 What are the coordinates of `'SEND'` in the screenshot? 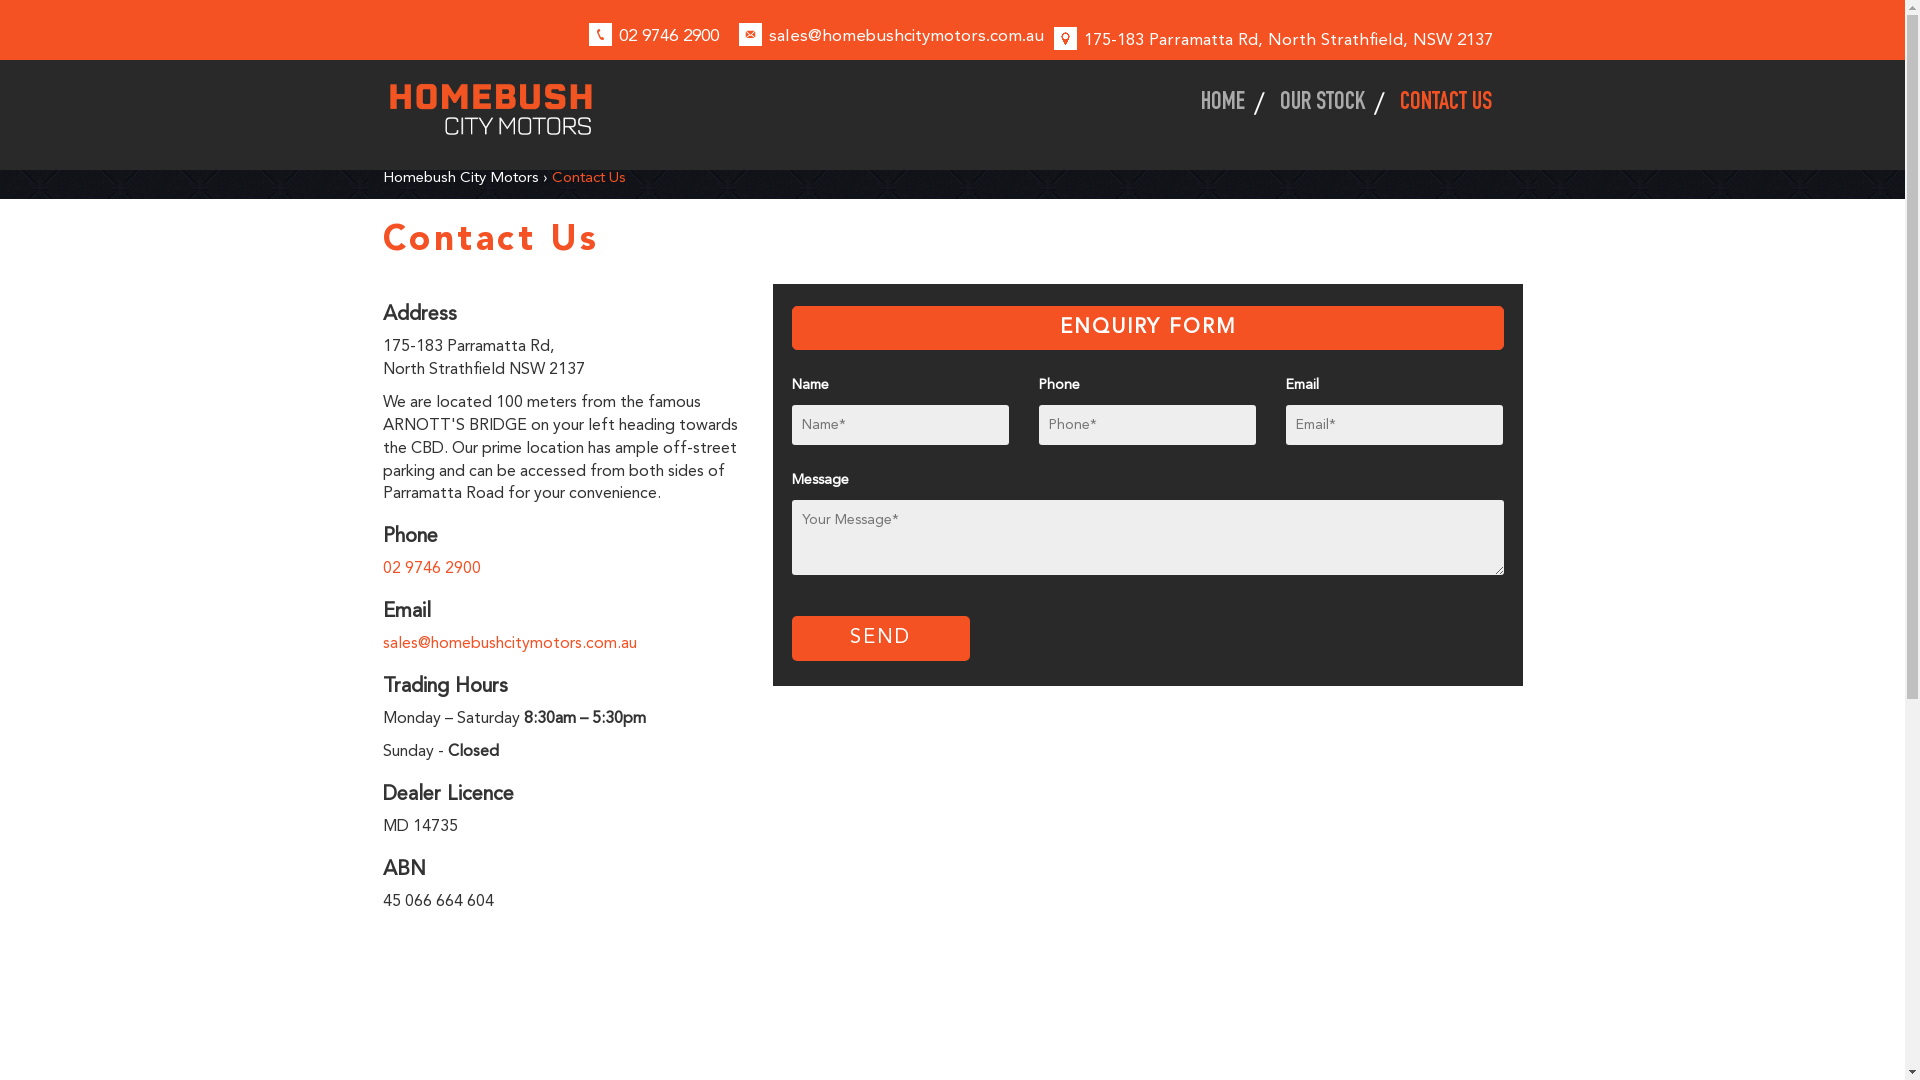 It's located at (880, 638).